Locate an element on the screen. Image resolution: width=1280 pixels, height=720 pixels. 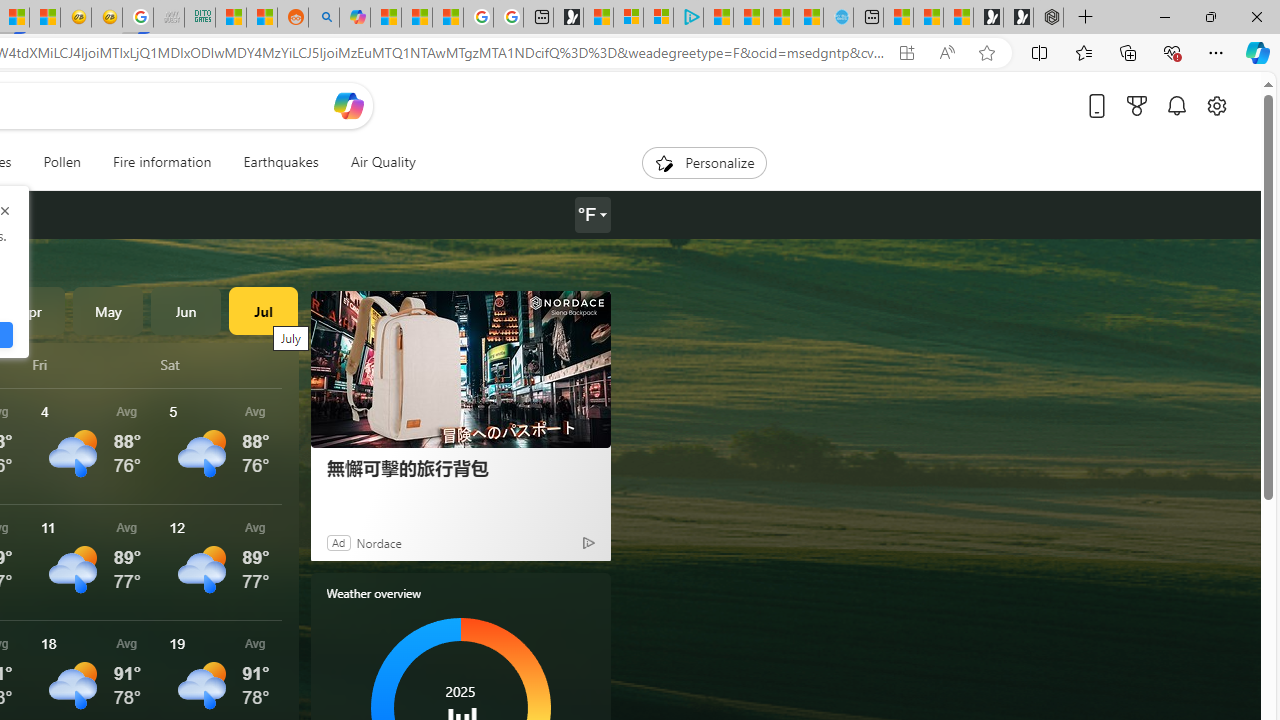
'Fri' is located at coordinates (92, 364).